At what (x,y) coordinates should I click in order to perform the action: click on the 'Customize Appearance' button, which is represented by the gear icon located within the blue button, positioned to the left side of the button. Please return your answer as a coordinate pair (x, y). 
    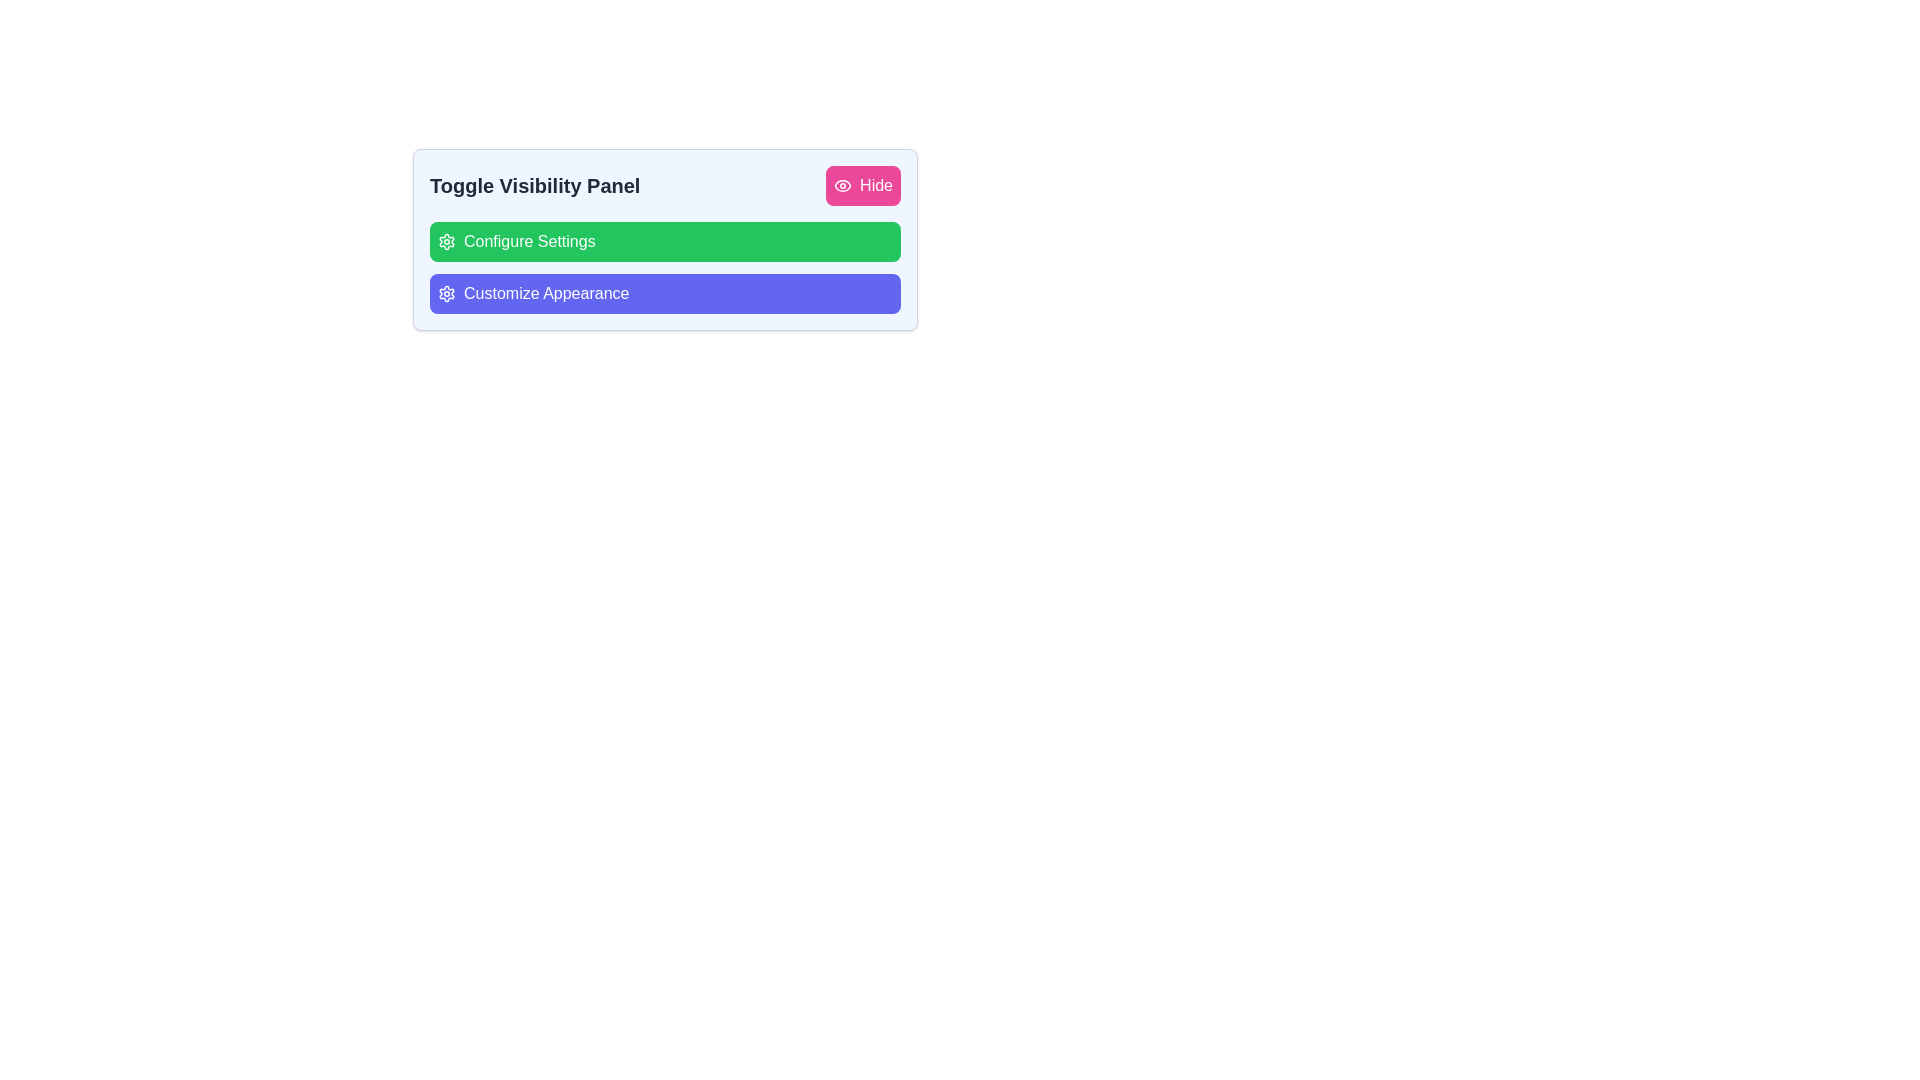
    Looking at the image, I should click on (445, 293).